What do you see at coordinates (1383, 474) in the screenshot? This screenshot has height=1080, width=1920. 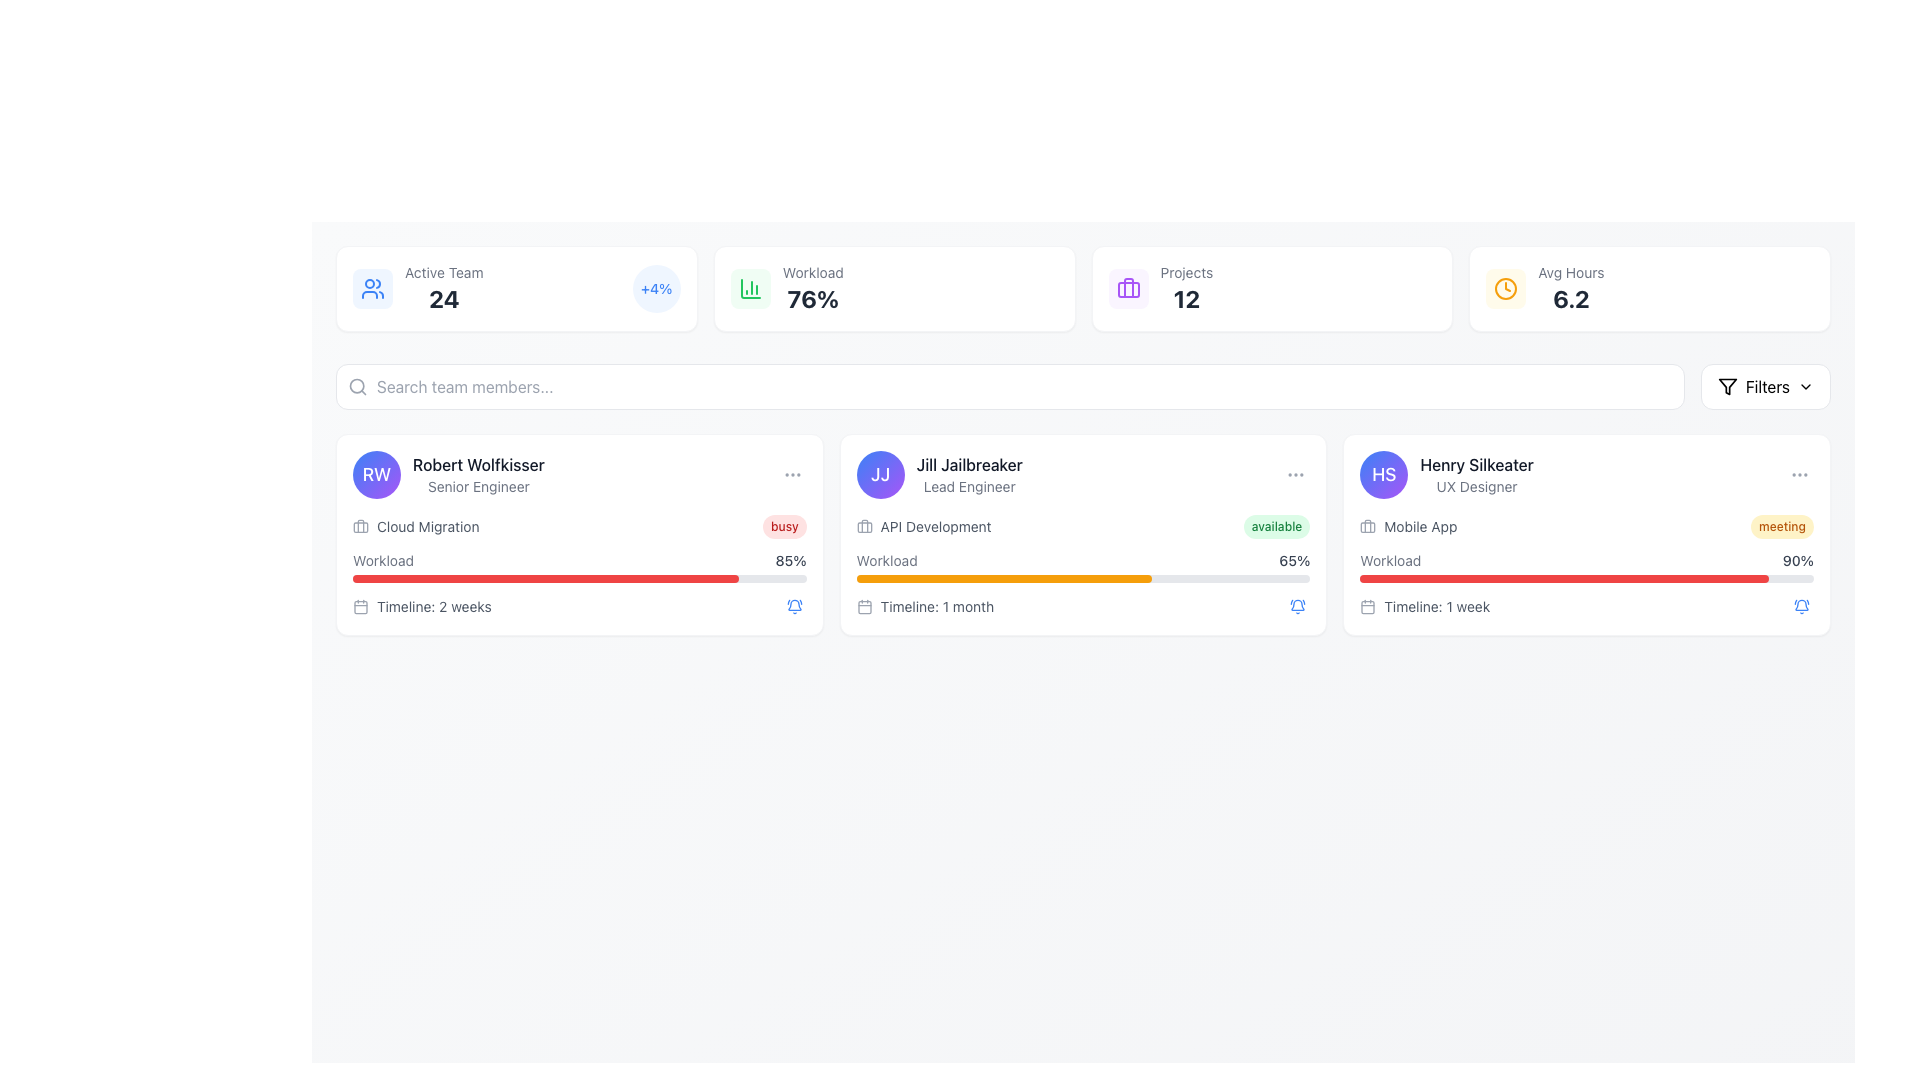 I see `the circular profile avatar icon with gradient background and white 'HS' text, located in the top-left corner of the user information group` at bounding box center [1383, 474].